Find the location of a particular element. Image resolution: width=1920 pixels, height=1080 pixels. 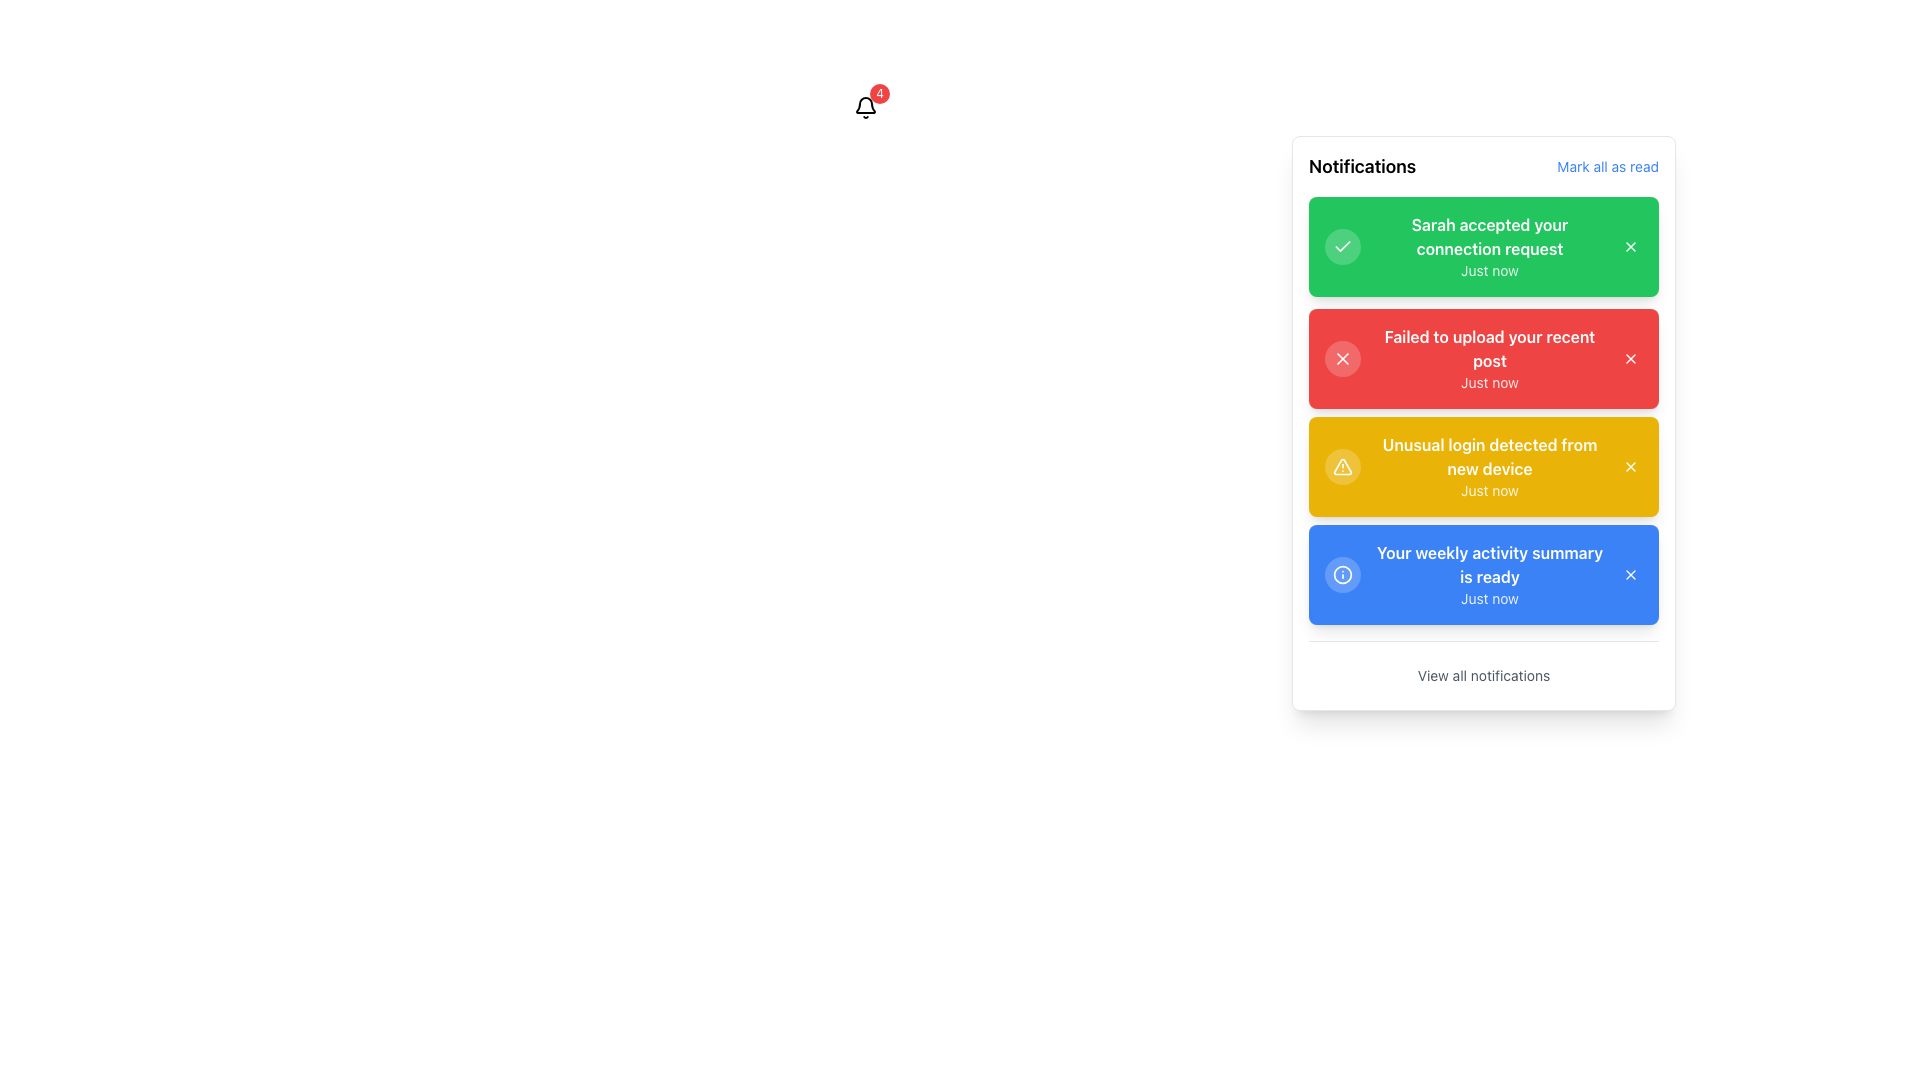

the 'View all notifications' text link, which is styled in gray and changes color on hover, located at the bottom of the notification panel is located at coordinates (1483, 675).